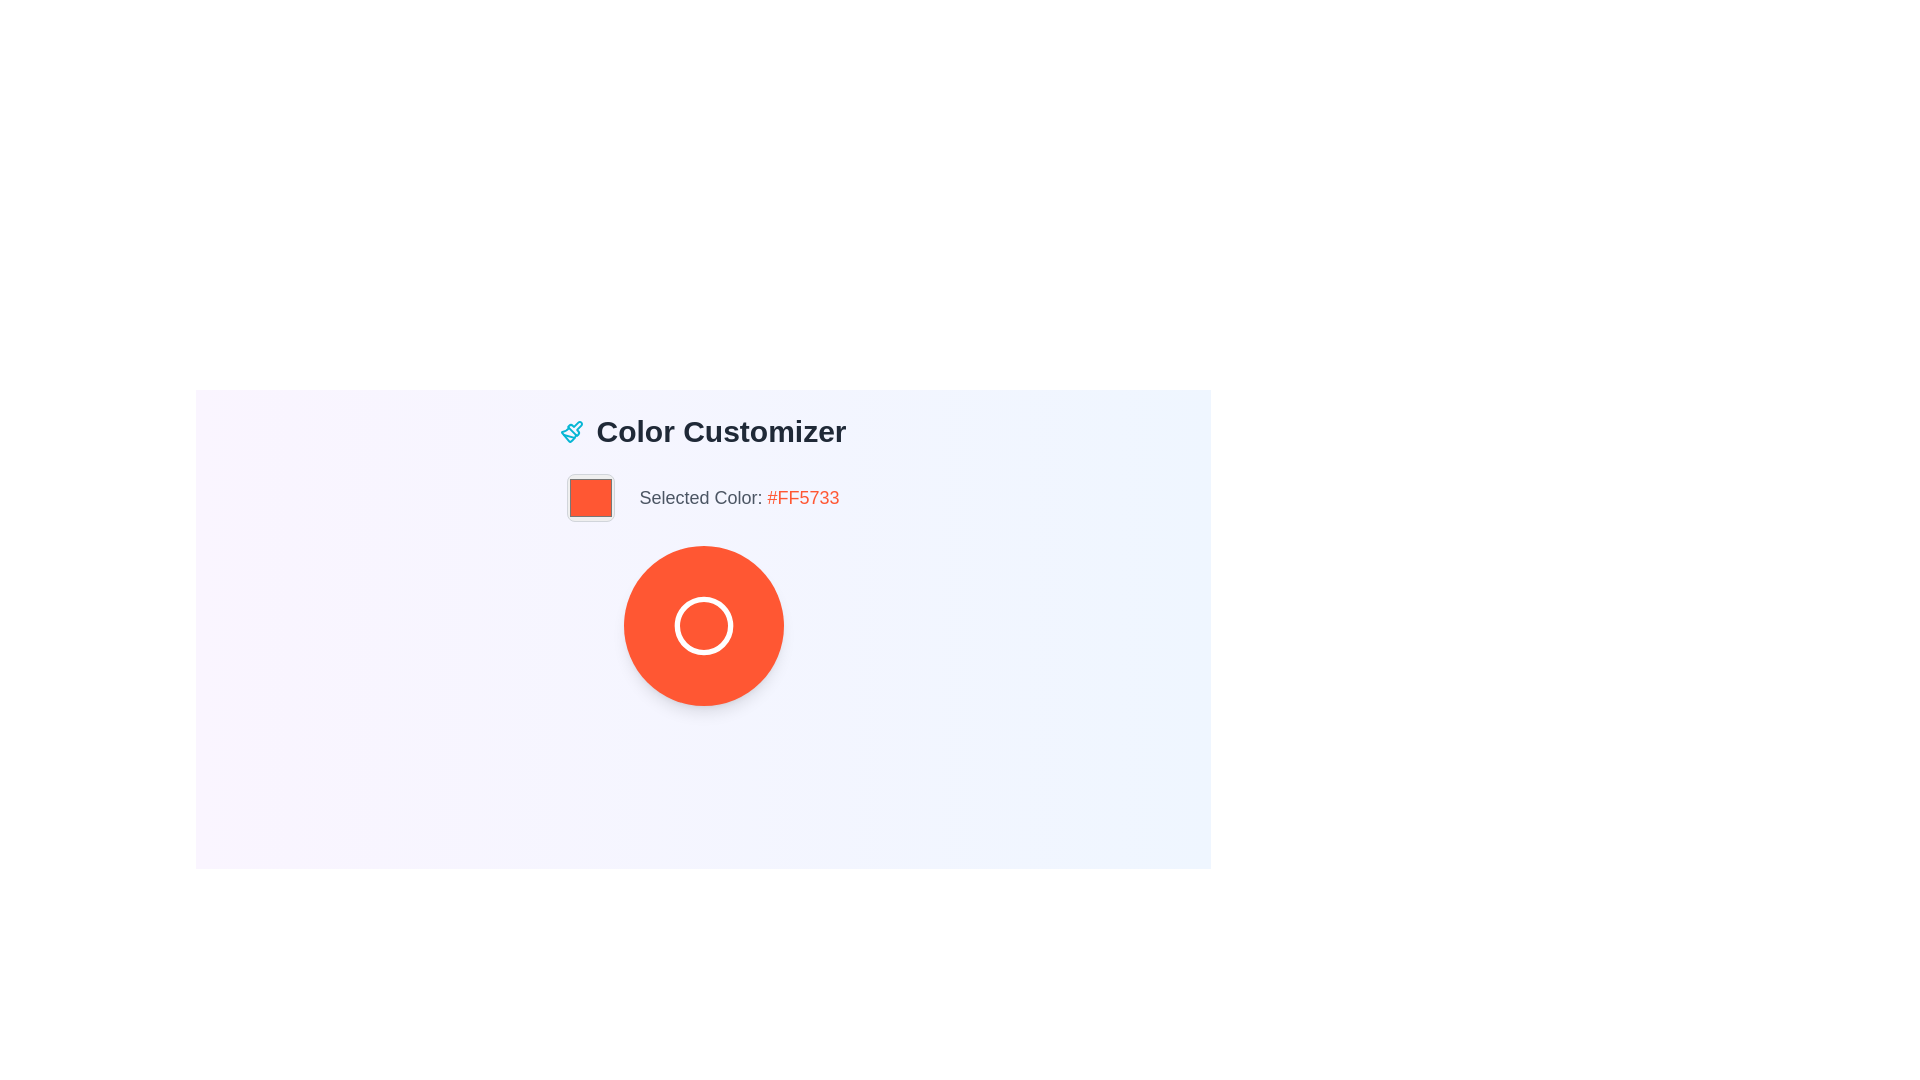 The height and width of the screenshot is (1080, 1920). I want to click on the circular color customization button located below the 'Selected Color: #FF5733' text, so click(703, 624).